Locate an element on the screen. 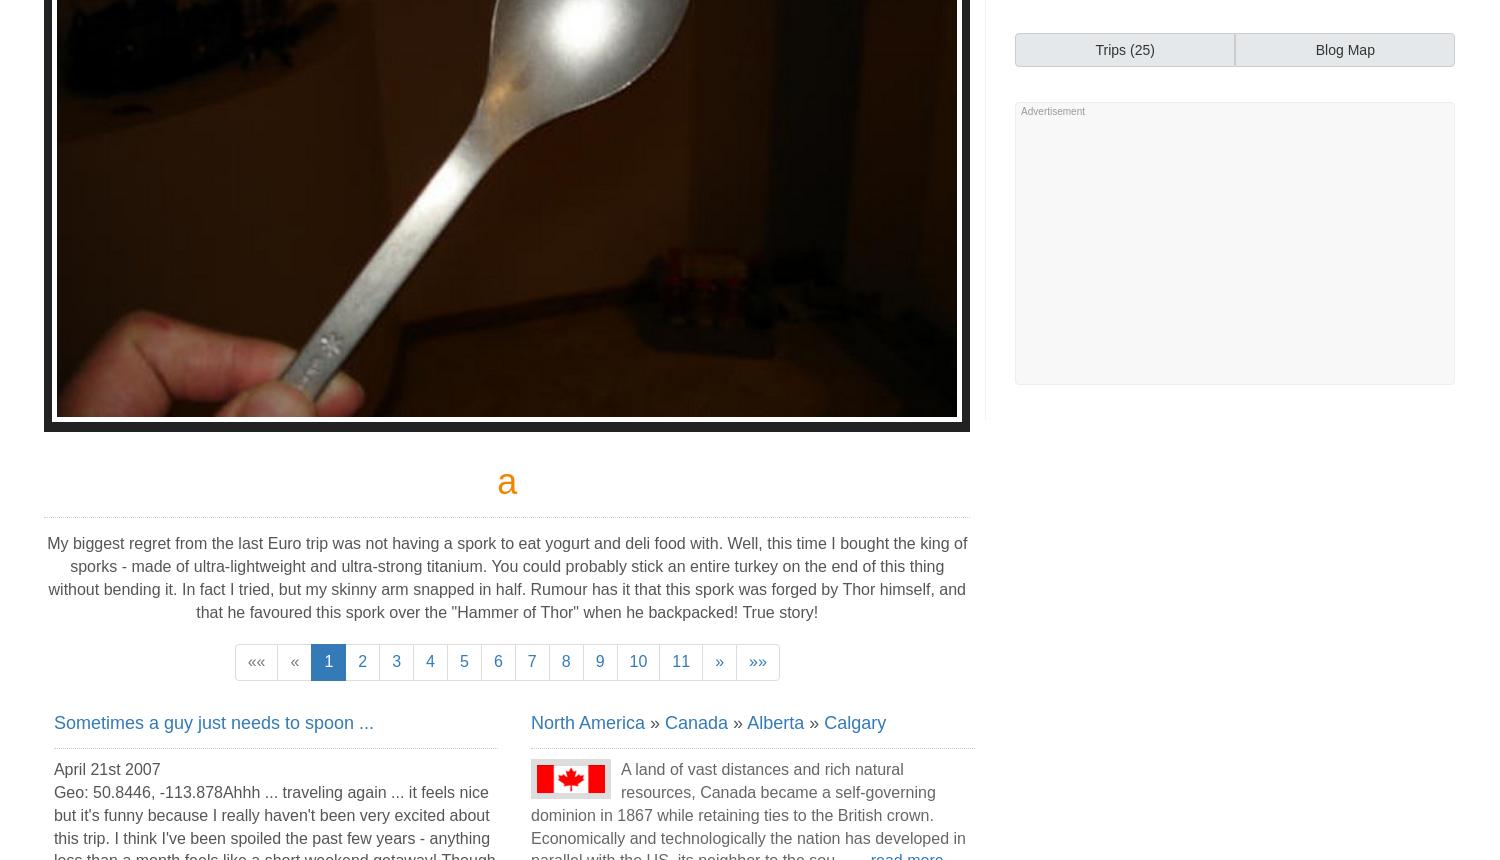 The image size is (1500, 860). 'My biggest regret from the last Euro trip was not having a spork to eat yogurt and deli food with.  Well, this time I bought the king of sporks - made of ultra-lightweight and ultra-strong titanium.  You could probably stick an entire turkey on the end of this thing without bending it.  In fact I tried, but my skinny arm snapped in half.

Rumour has it that this spork was forged by Thor himself, and that he favoured this spork over the "Hammer of Thor" when he backpacked!  True story!' is located at coordinates (507, 577).